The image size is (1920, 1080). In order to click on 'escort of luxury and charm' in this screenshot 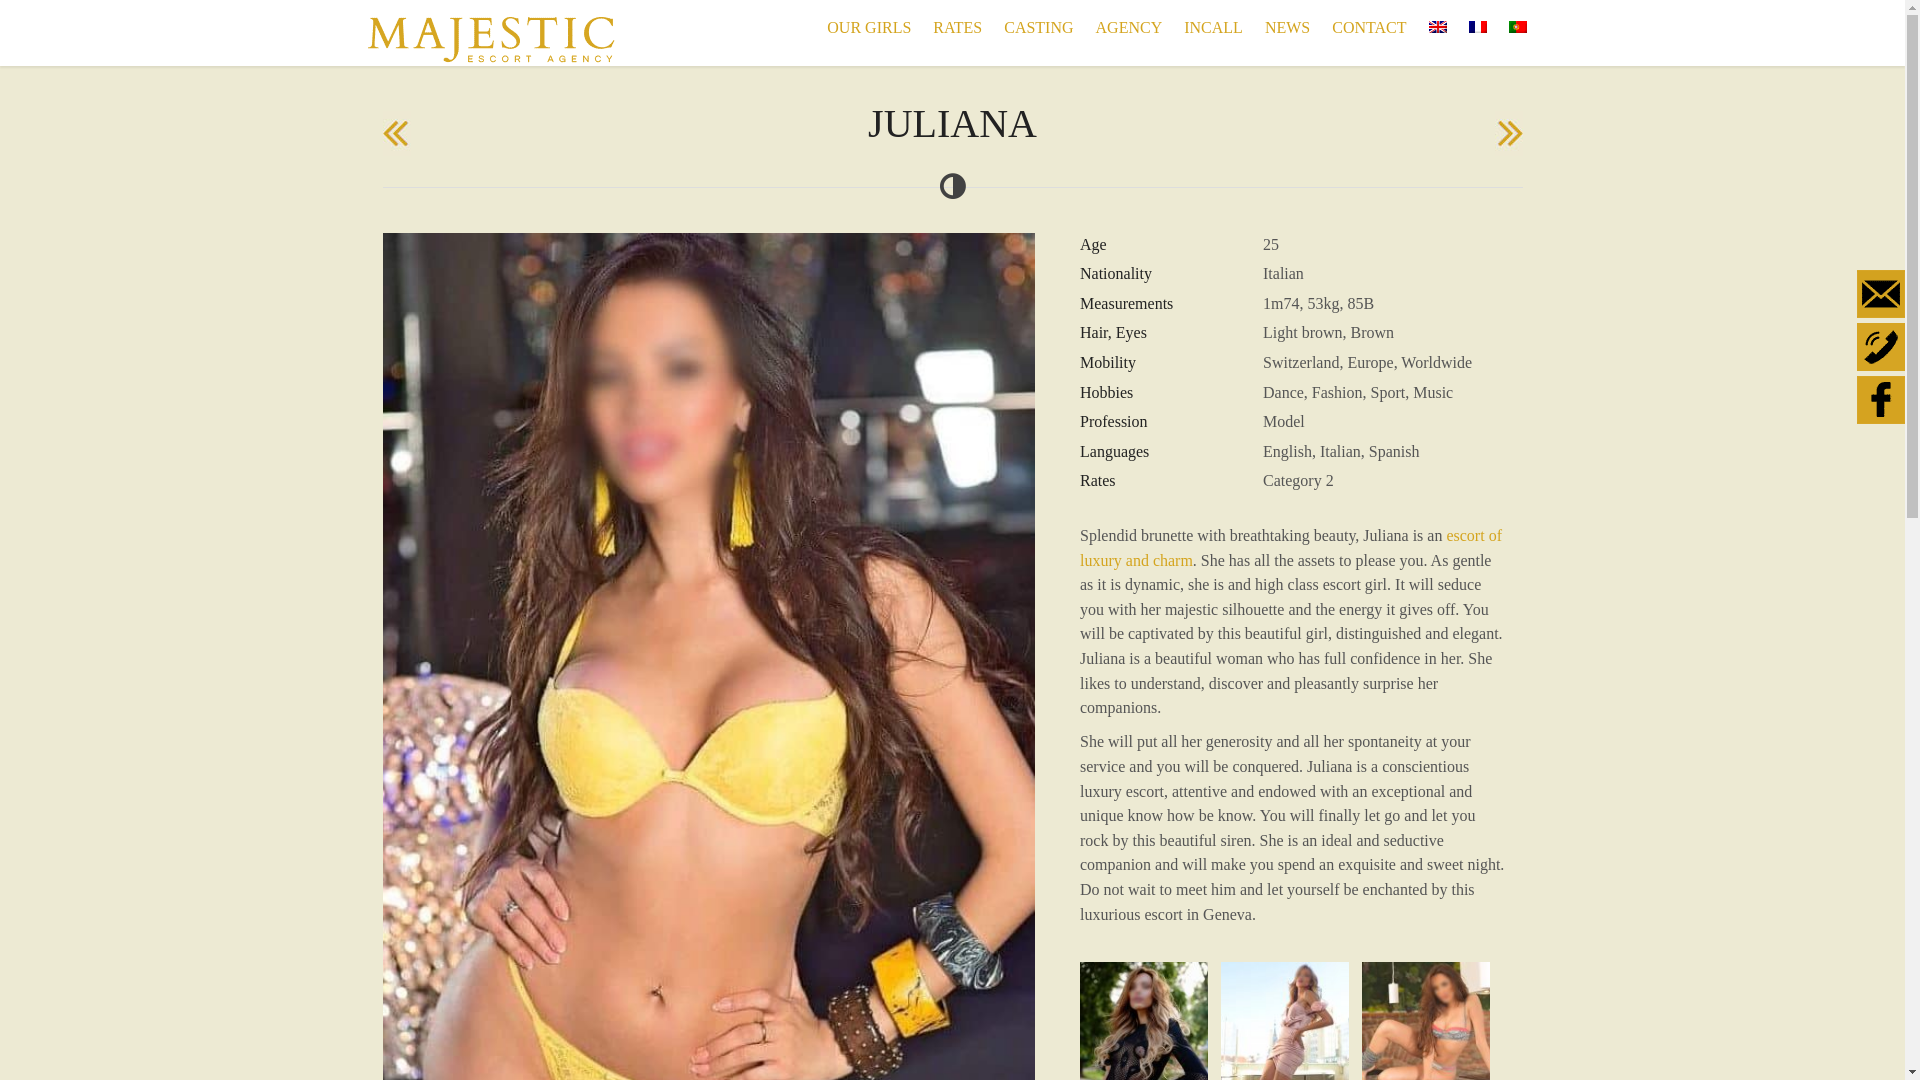, I will do `click(1291, 547)`.